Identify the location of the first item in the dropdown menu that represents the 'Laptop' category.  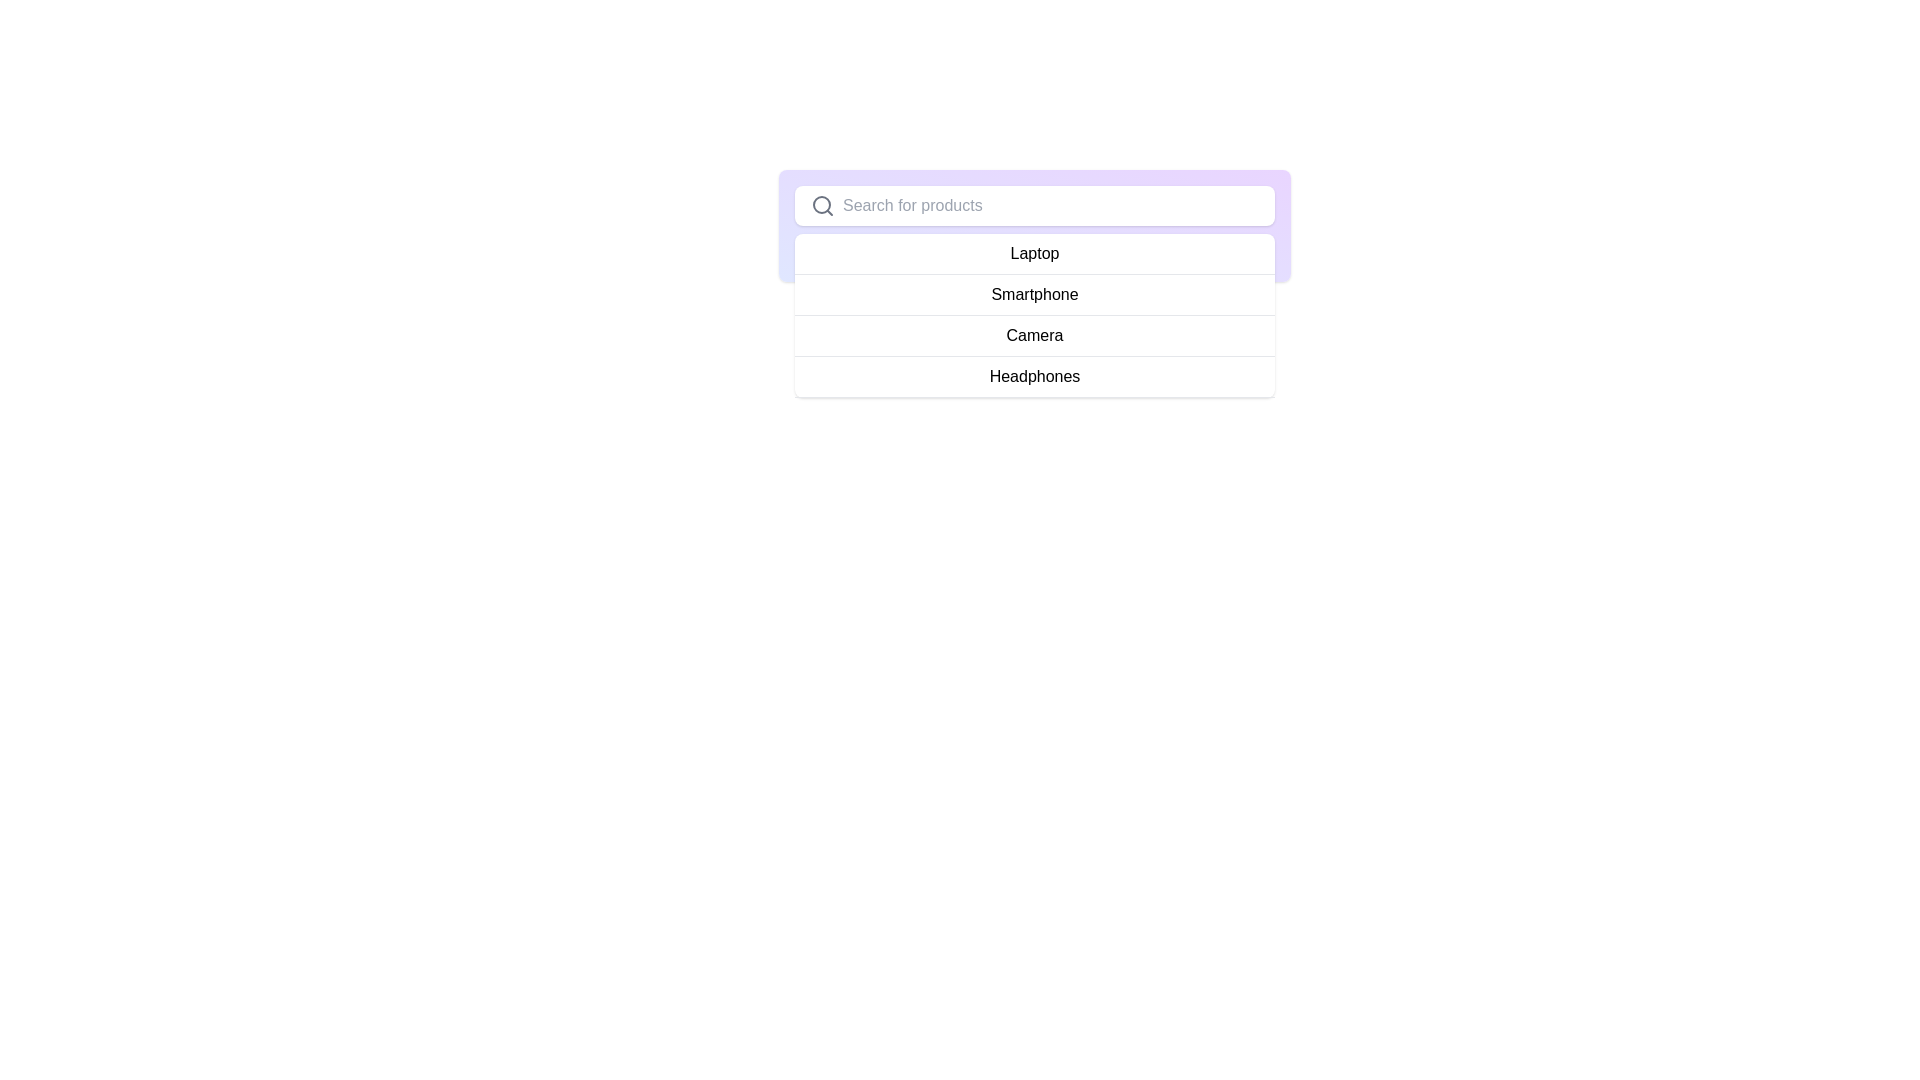
(1035, 253).